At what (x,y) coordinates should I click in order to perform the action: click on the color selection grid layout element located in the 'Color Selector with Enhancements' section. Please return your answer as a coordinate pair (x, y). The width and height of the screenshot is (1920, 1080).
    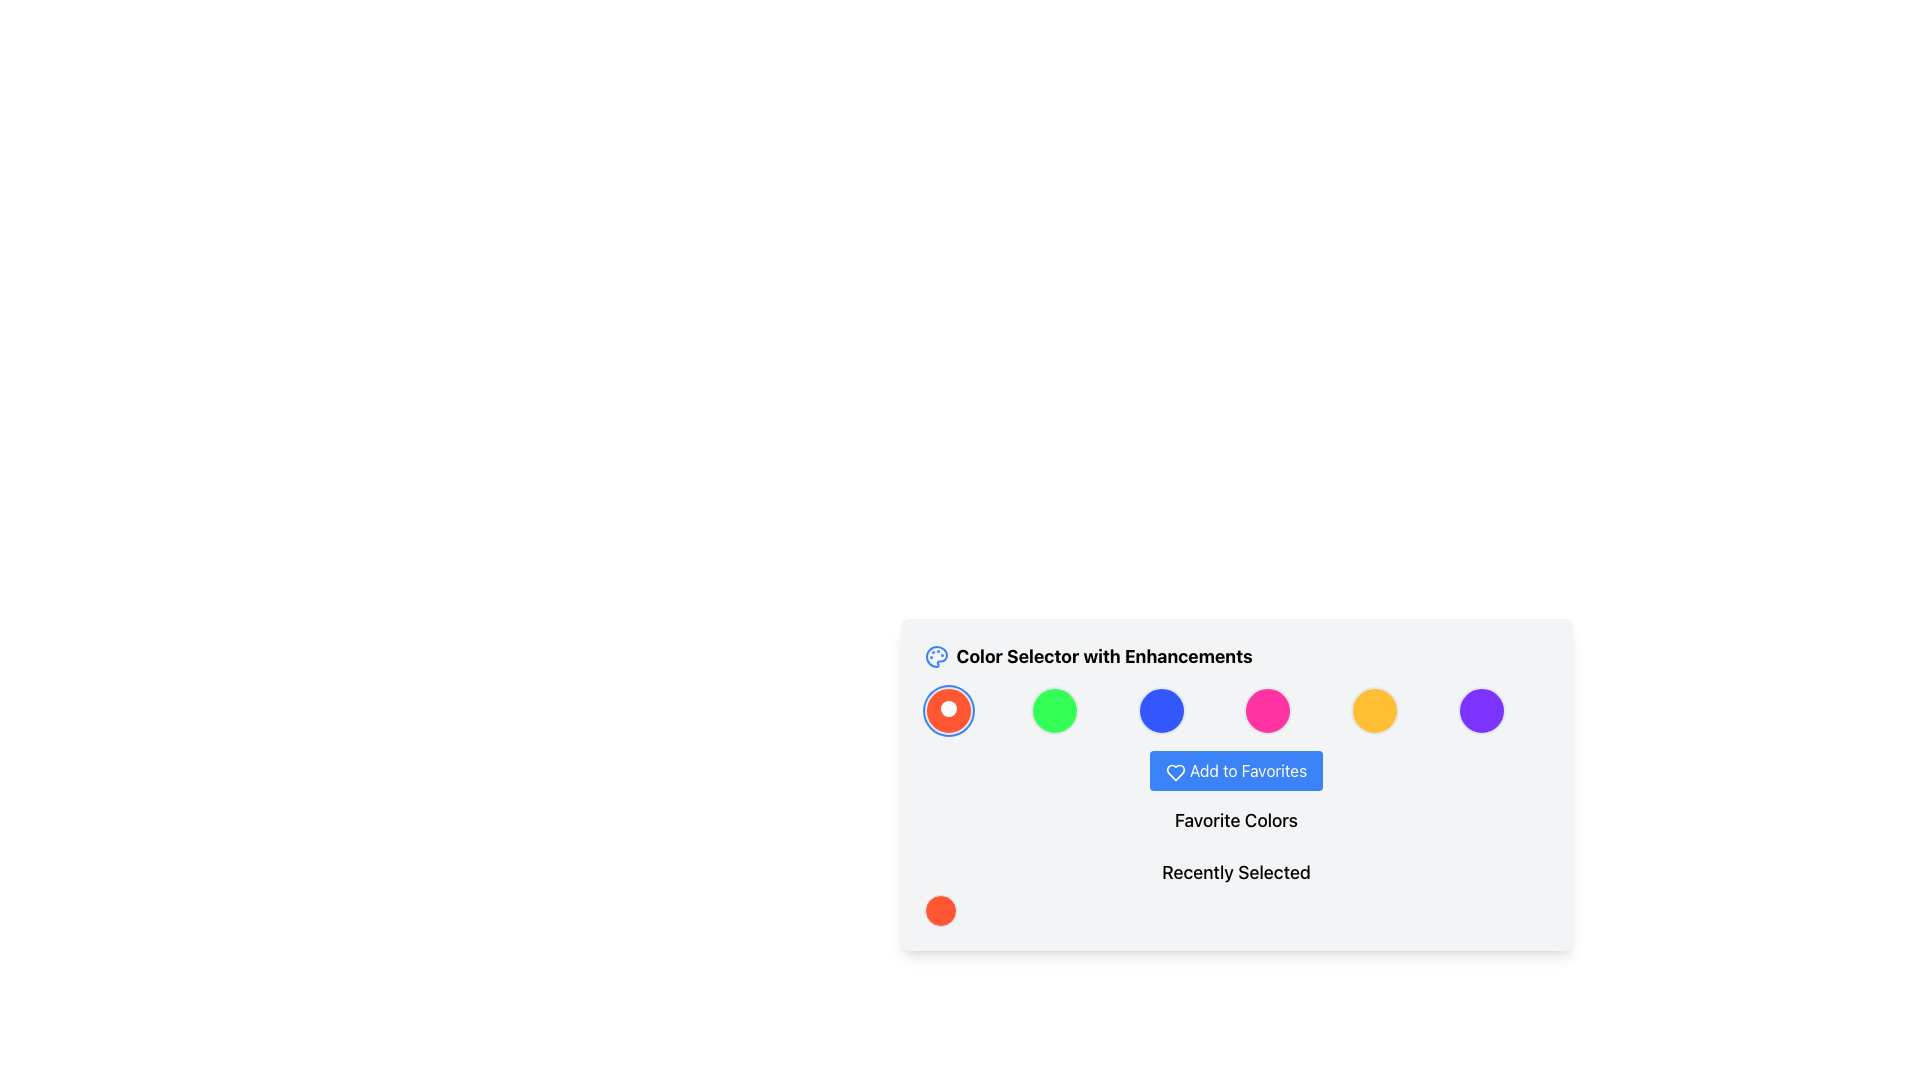
    Looking at the image, I should click on (1235, 709).